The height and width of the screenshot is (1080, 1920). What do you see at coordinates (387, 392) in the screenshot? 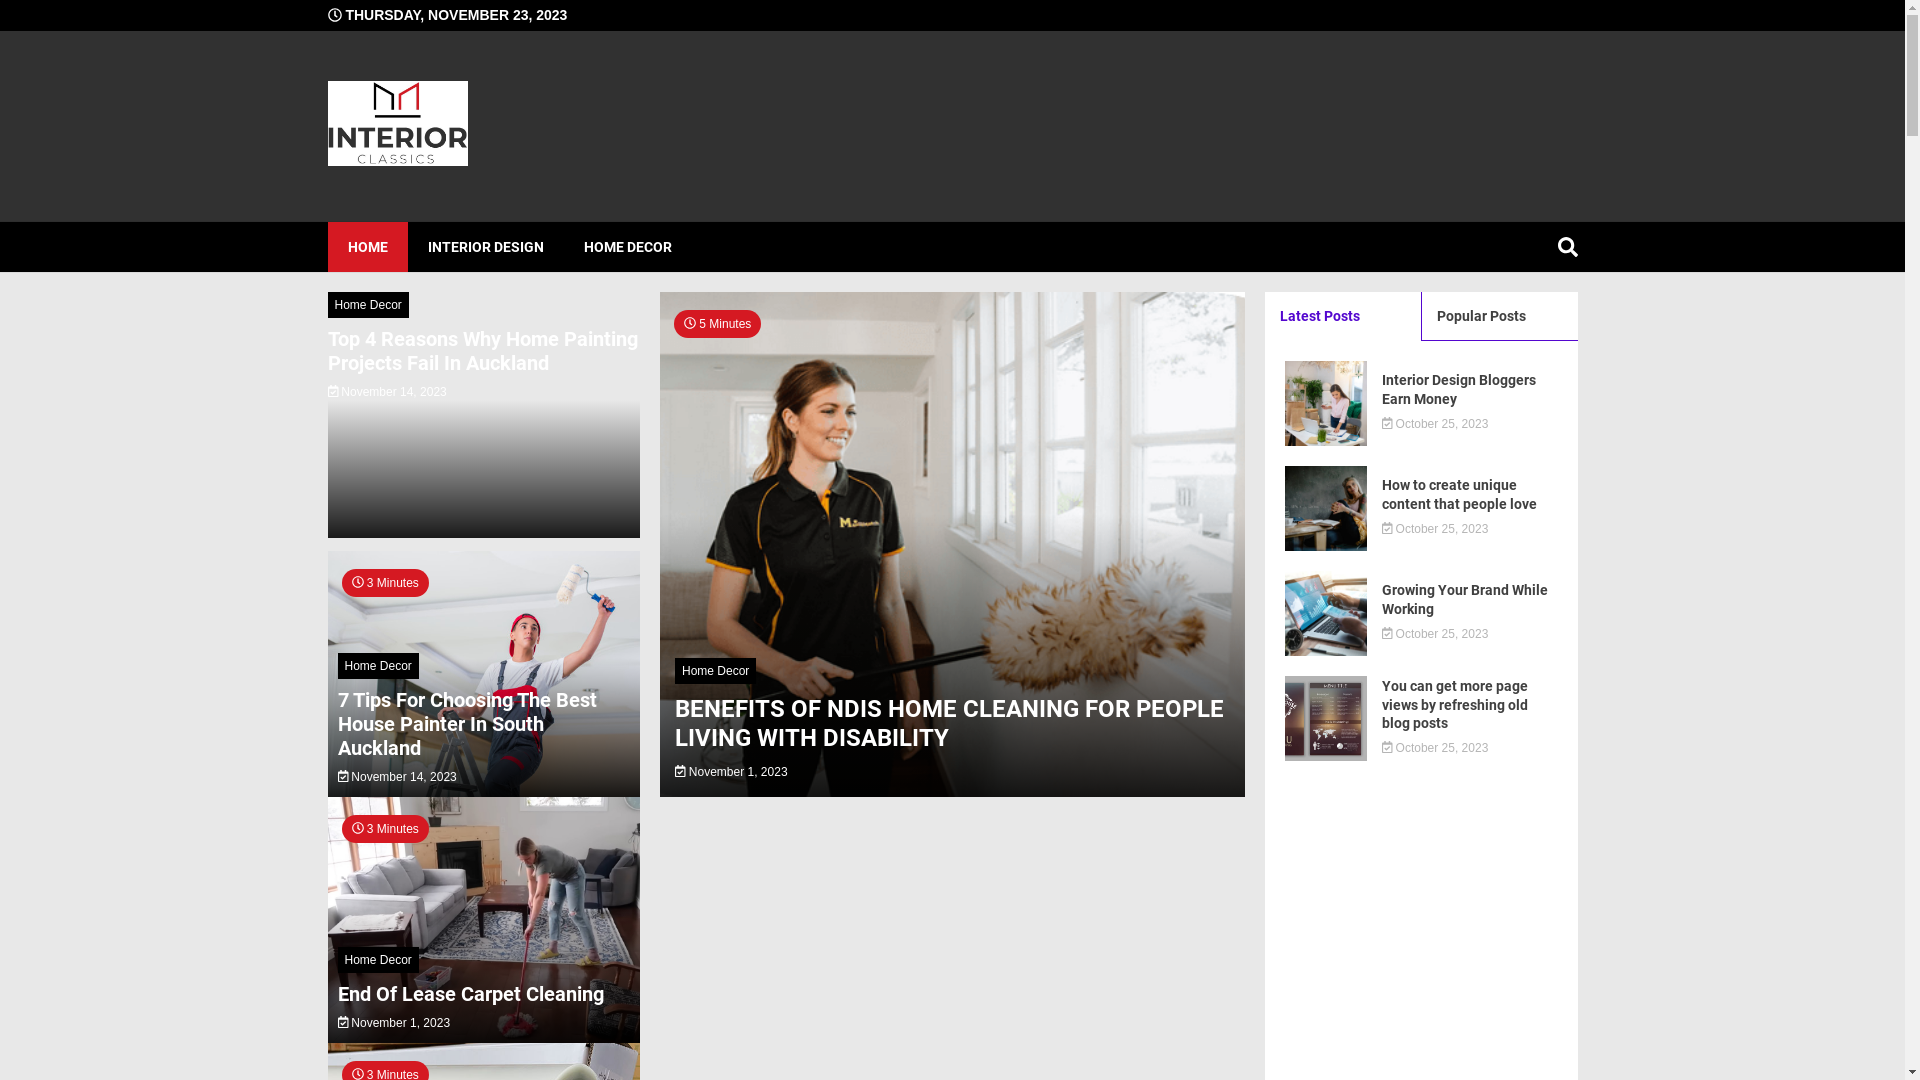
I see `'November 14, 2023'` at bounding box center [387, 392].